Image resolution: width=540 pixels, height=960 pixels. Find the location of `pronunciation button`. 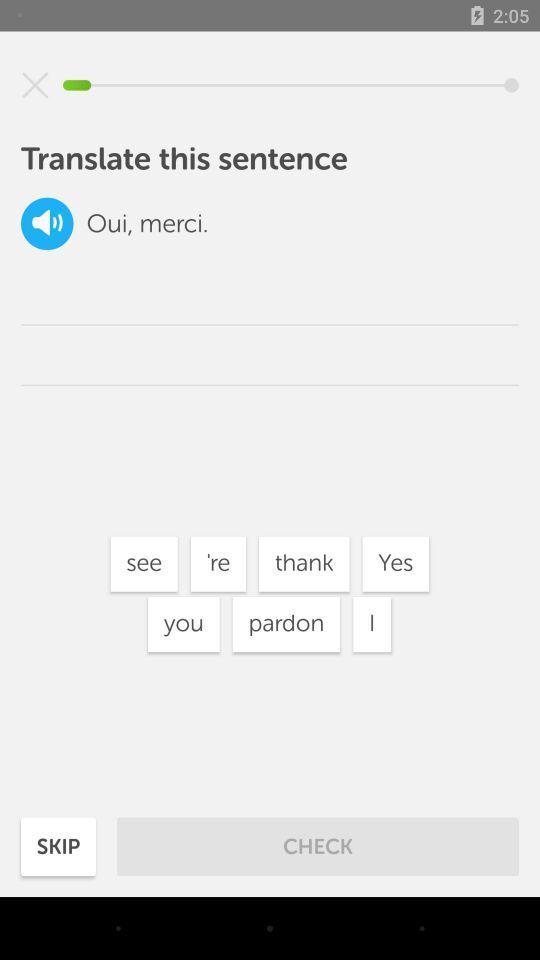

pronunciation button is located at coordinates (47, 223).